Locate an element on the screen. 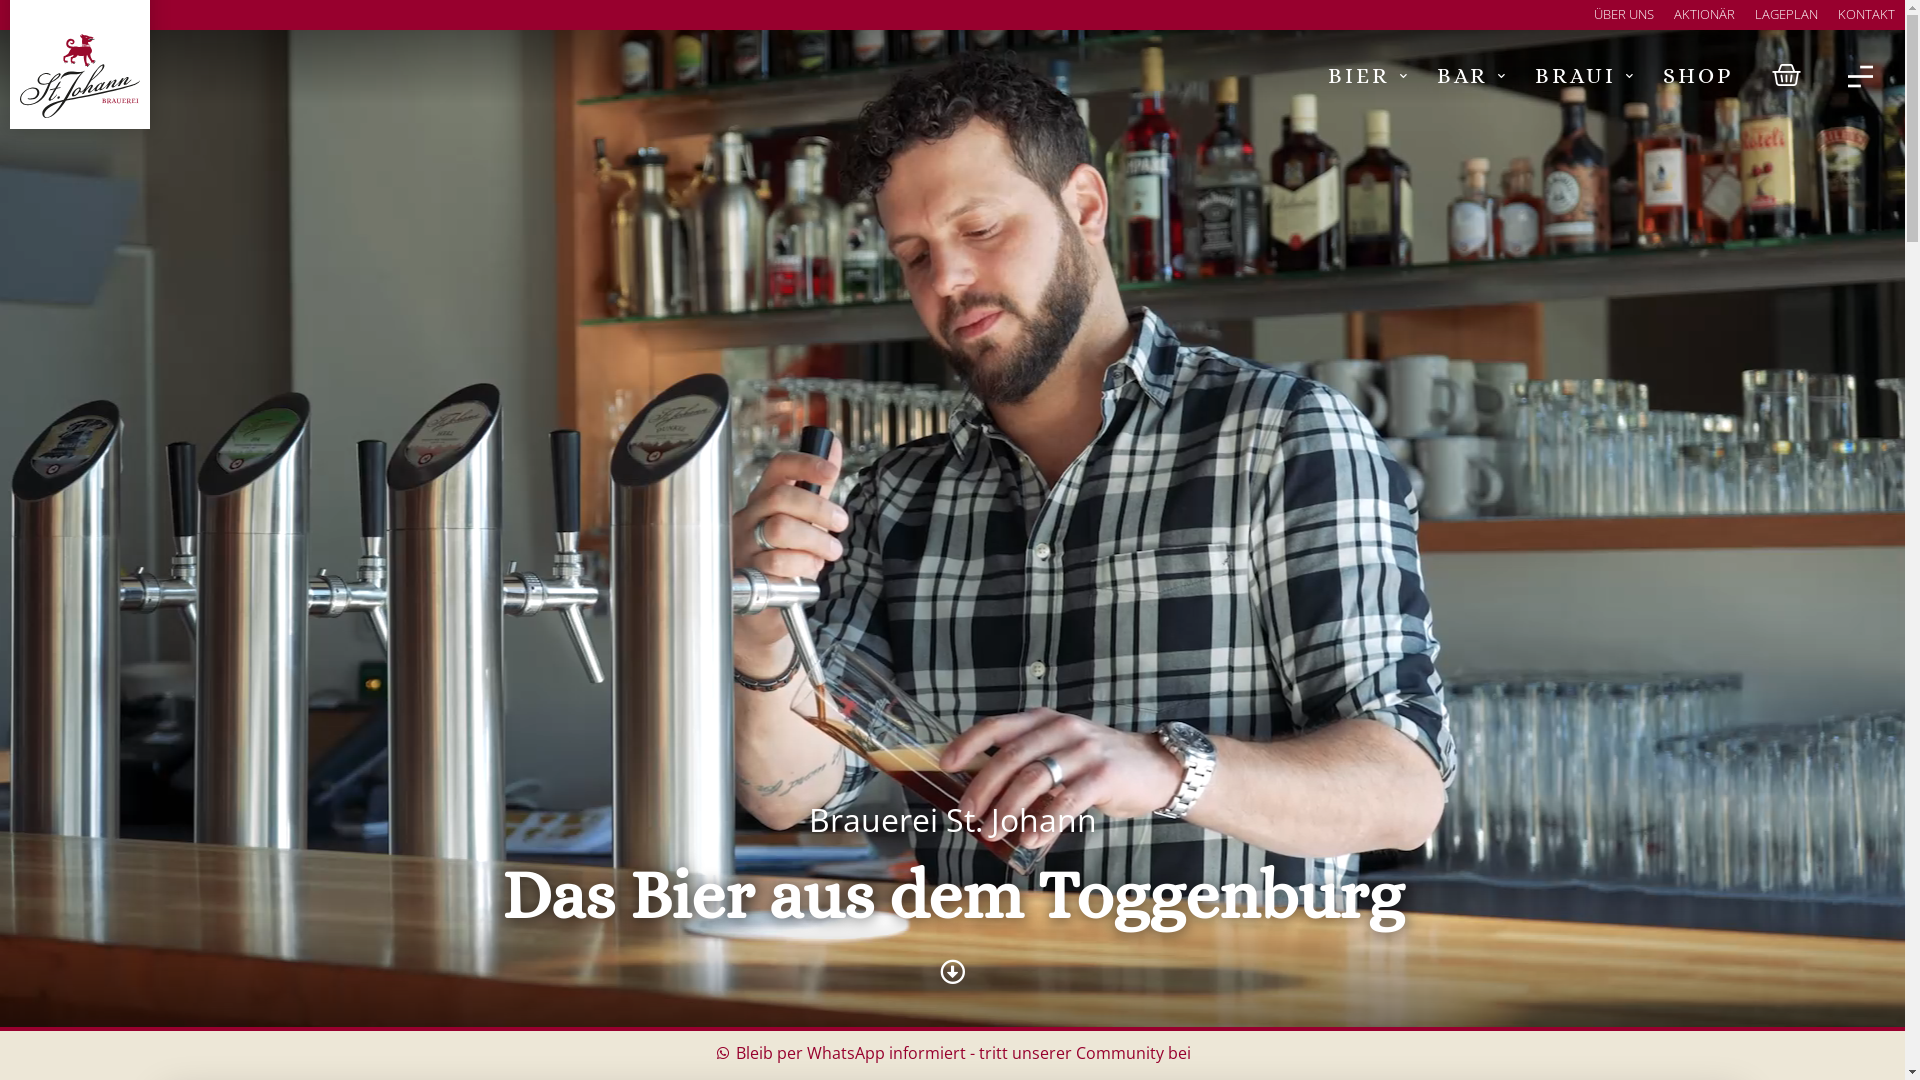 This screenshot has height=1080, width=1920. 'LAGEPLAN' is located at coordinates (1786, 15).